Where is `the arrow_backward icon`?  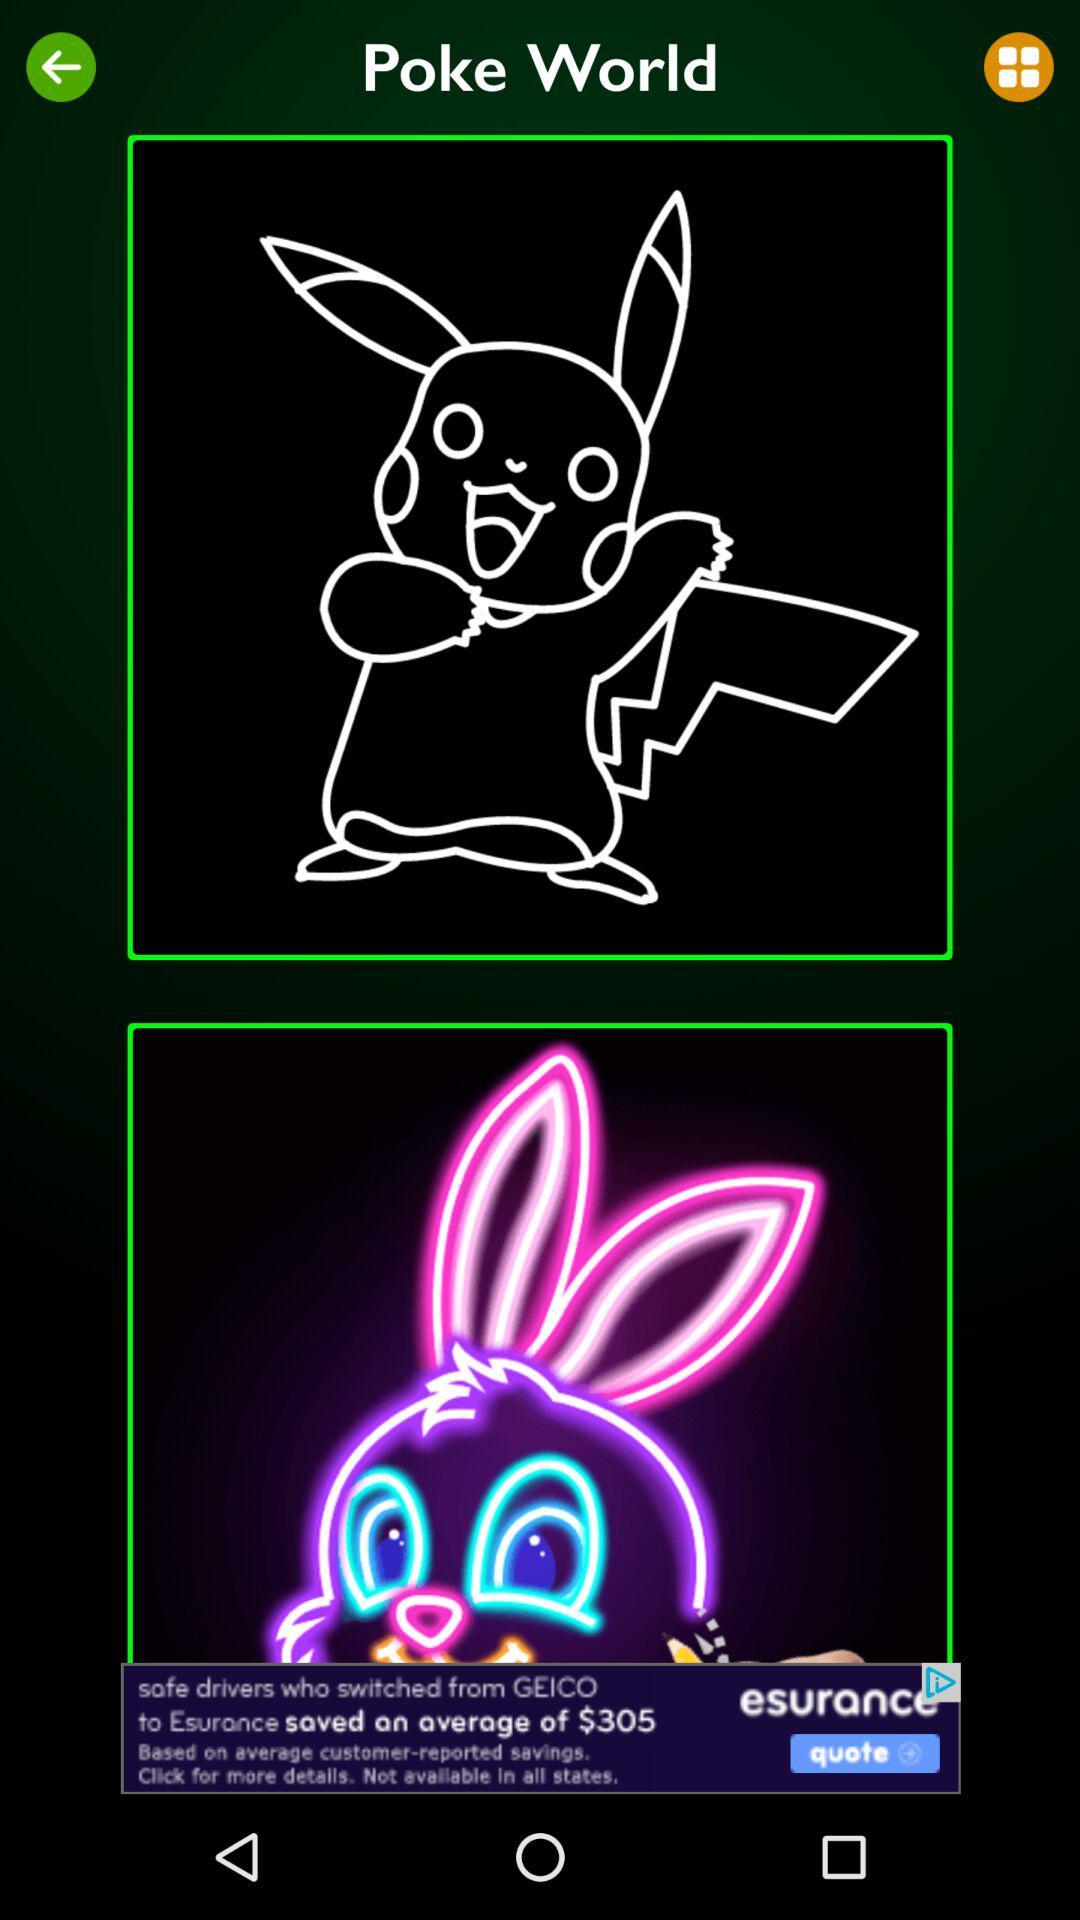 the arrow_backward icon is located at coordinates (60, 67).